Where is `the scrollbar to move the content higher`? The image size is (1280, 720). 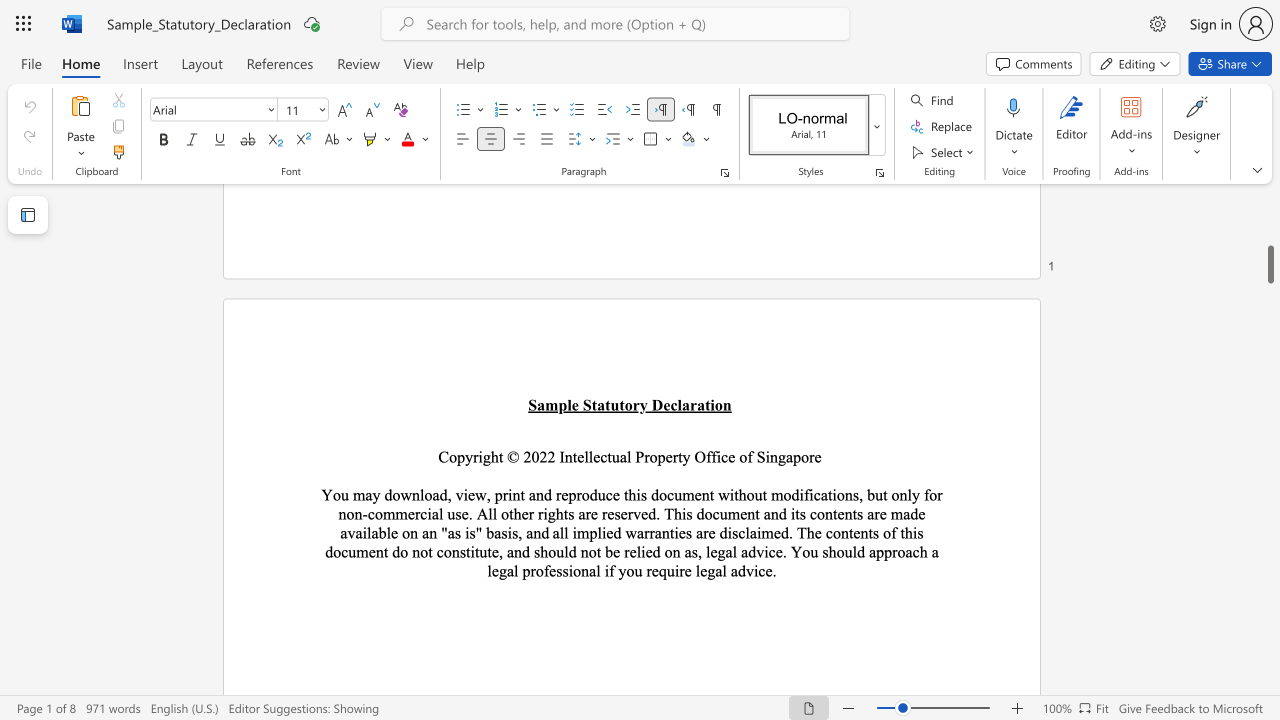 the scrollbar to move the content higher is located at coordinates (1269, 280).